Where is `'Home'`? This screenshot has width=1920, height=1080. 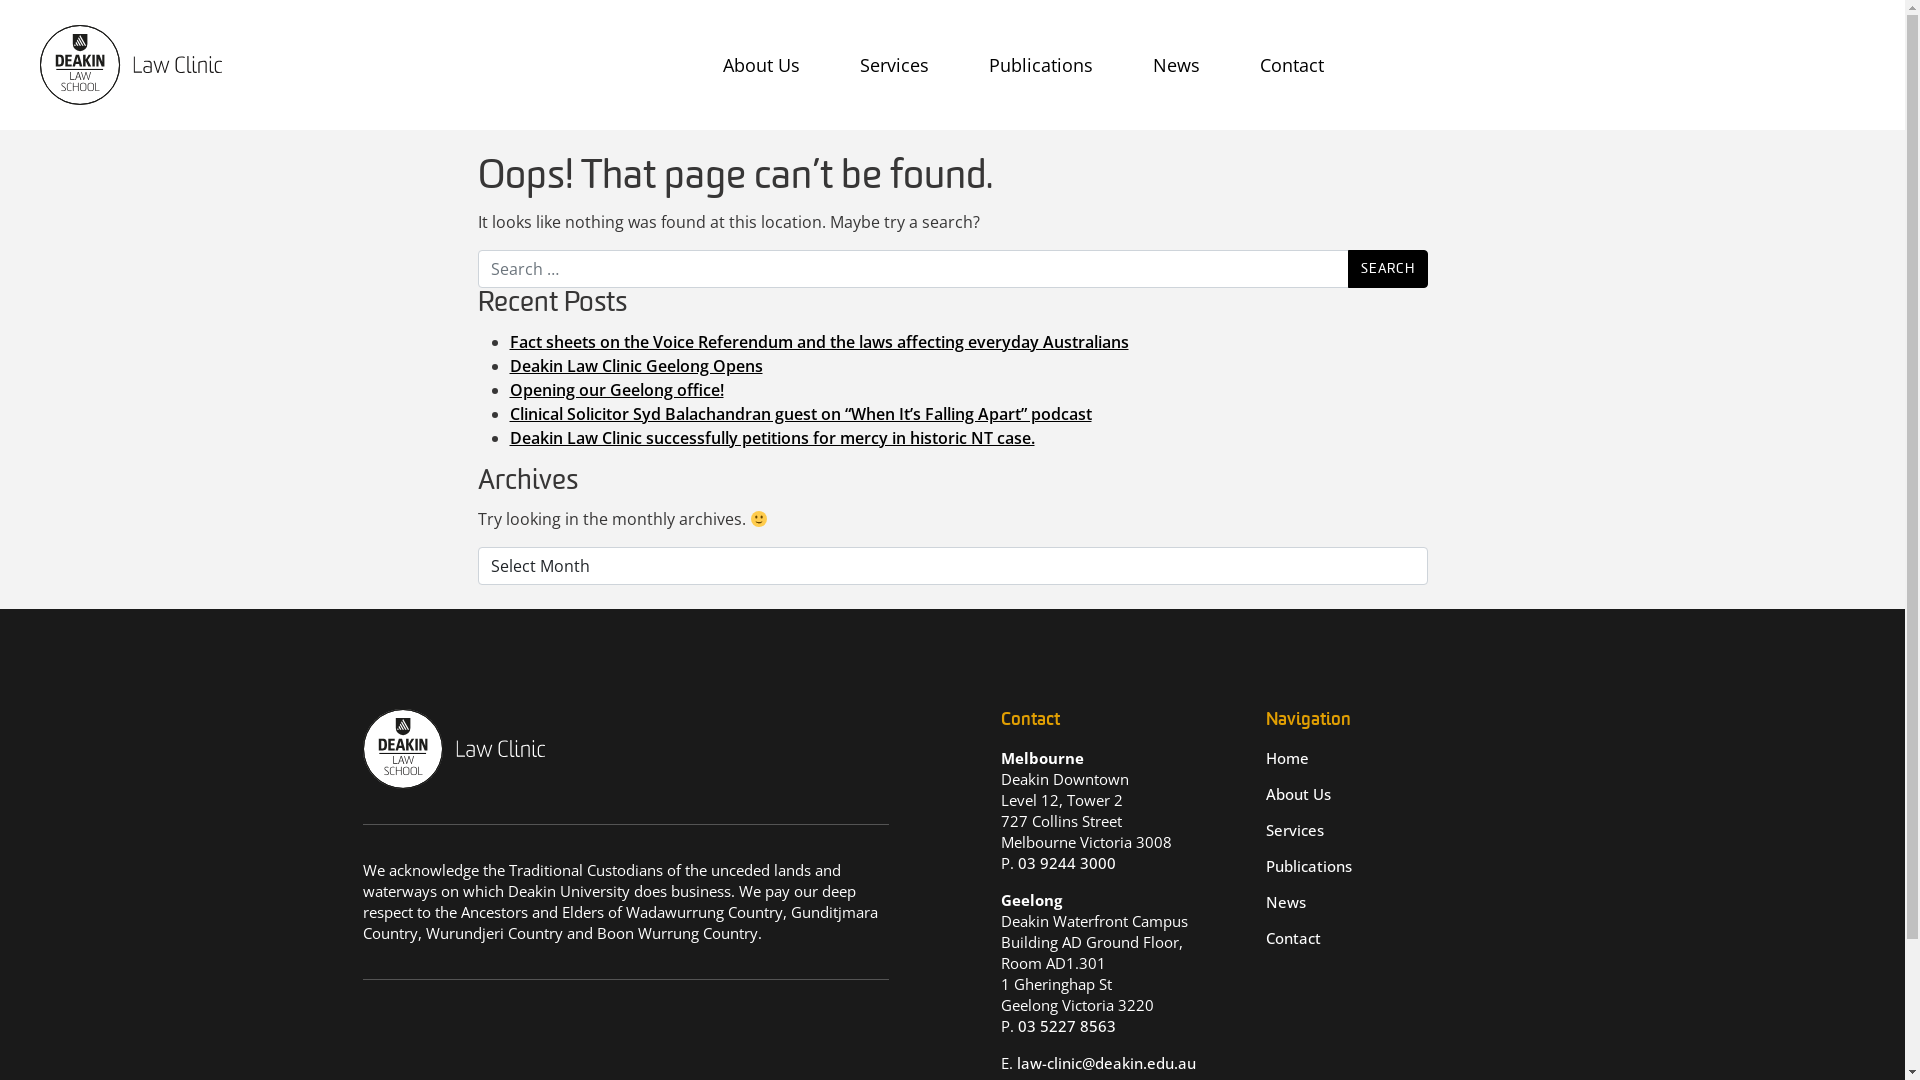
'Home' is located at coordinates (1287, 758).